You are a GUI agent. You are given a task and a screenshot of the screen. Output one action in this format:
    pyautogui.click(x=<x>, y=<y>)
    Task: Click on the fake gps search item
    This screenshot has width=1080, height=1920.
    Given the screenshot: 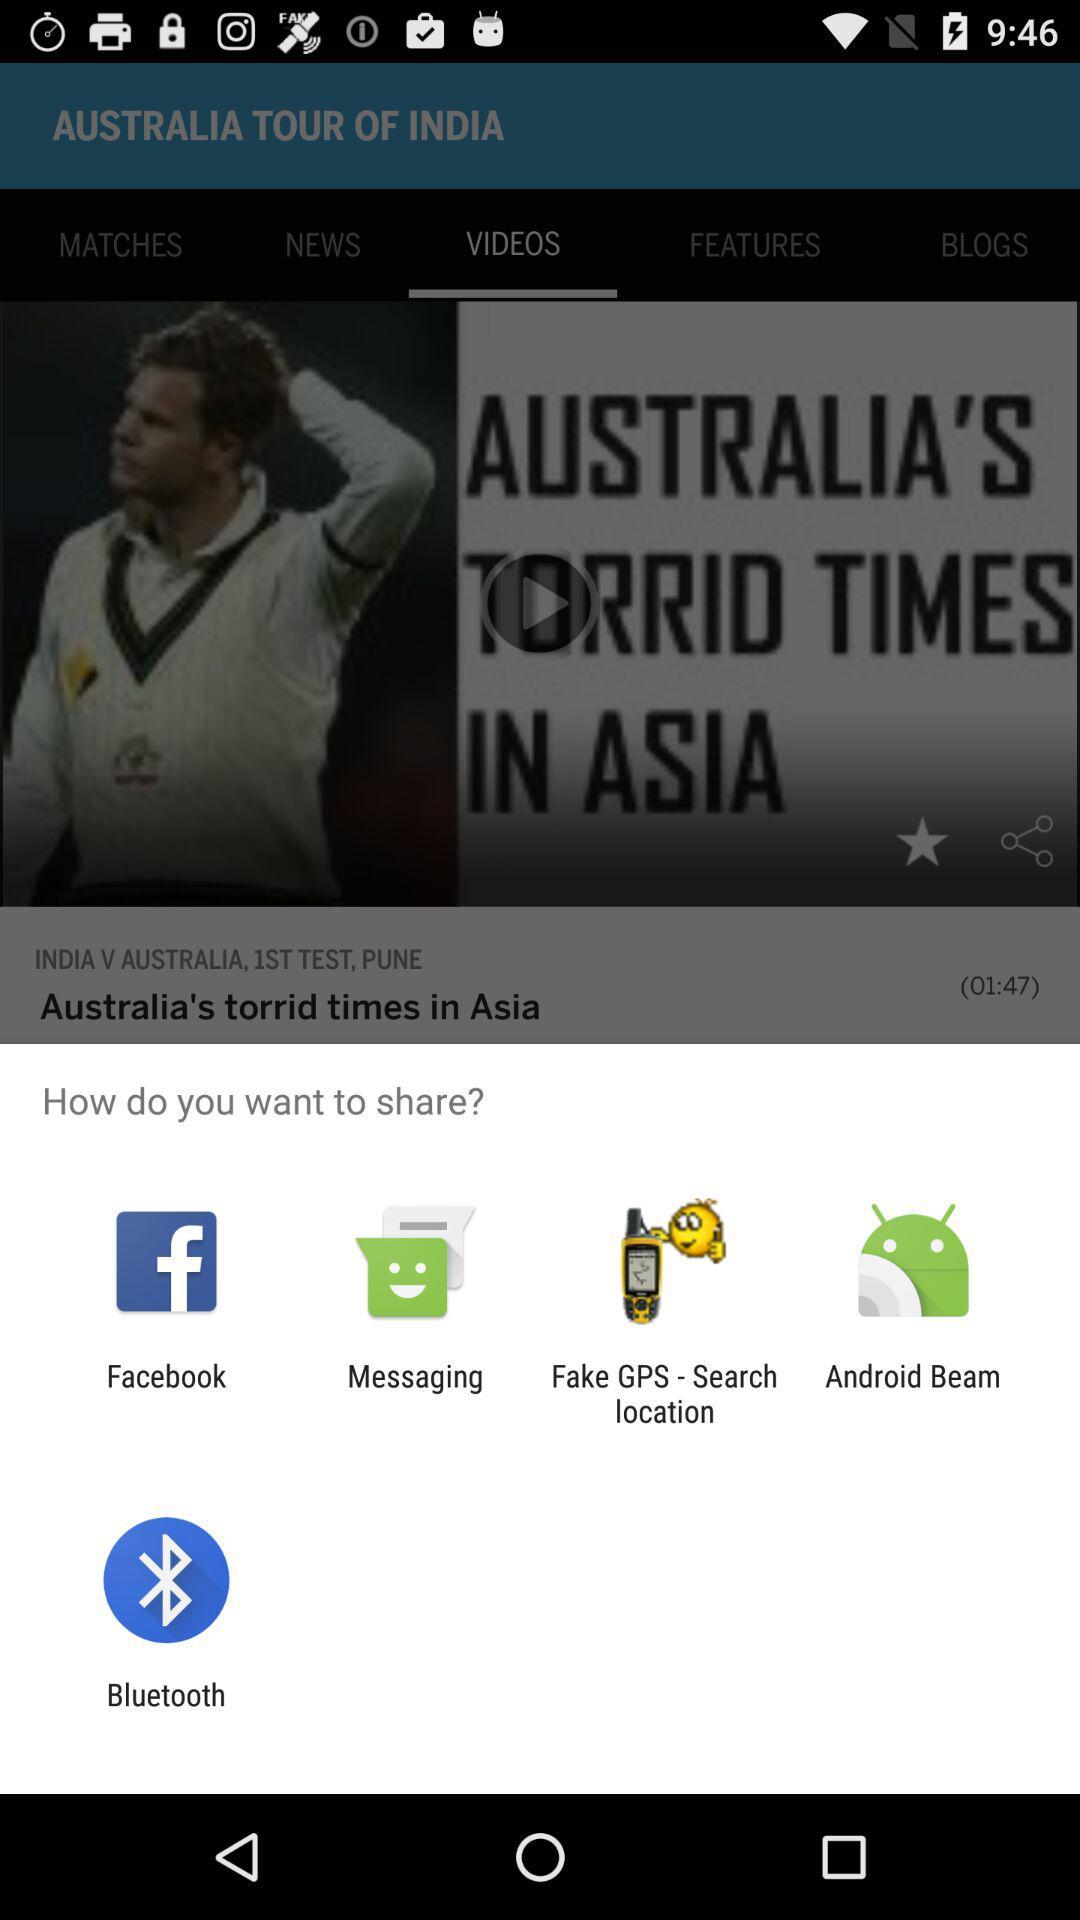 What is the action you would take?
    pyautogui.click(x=664, y=1392)
    